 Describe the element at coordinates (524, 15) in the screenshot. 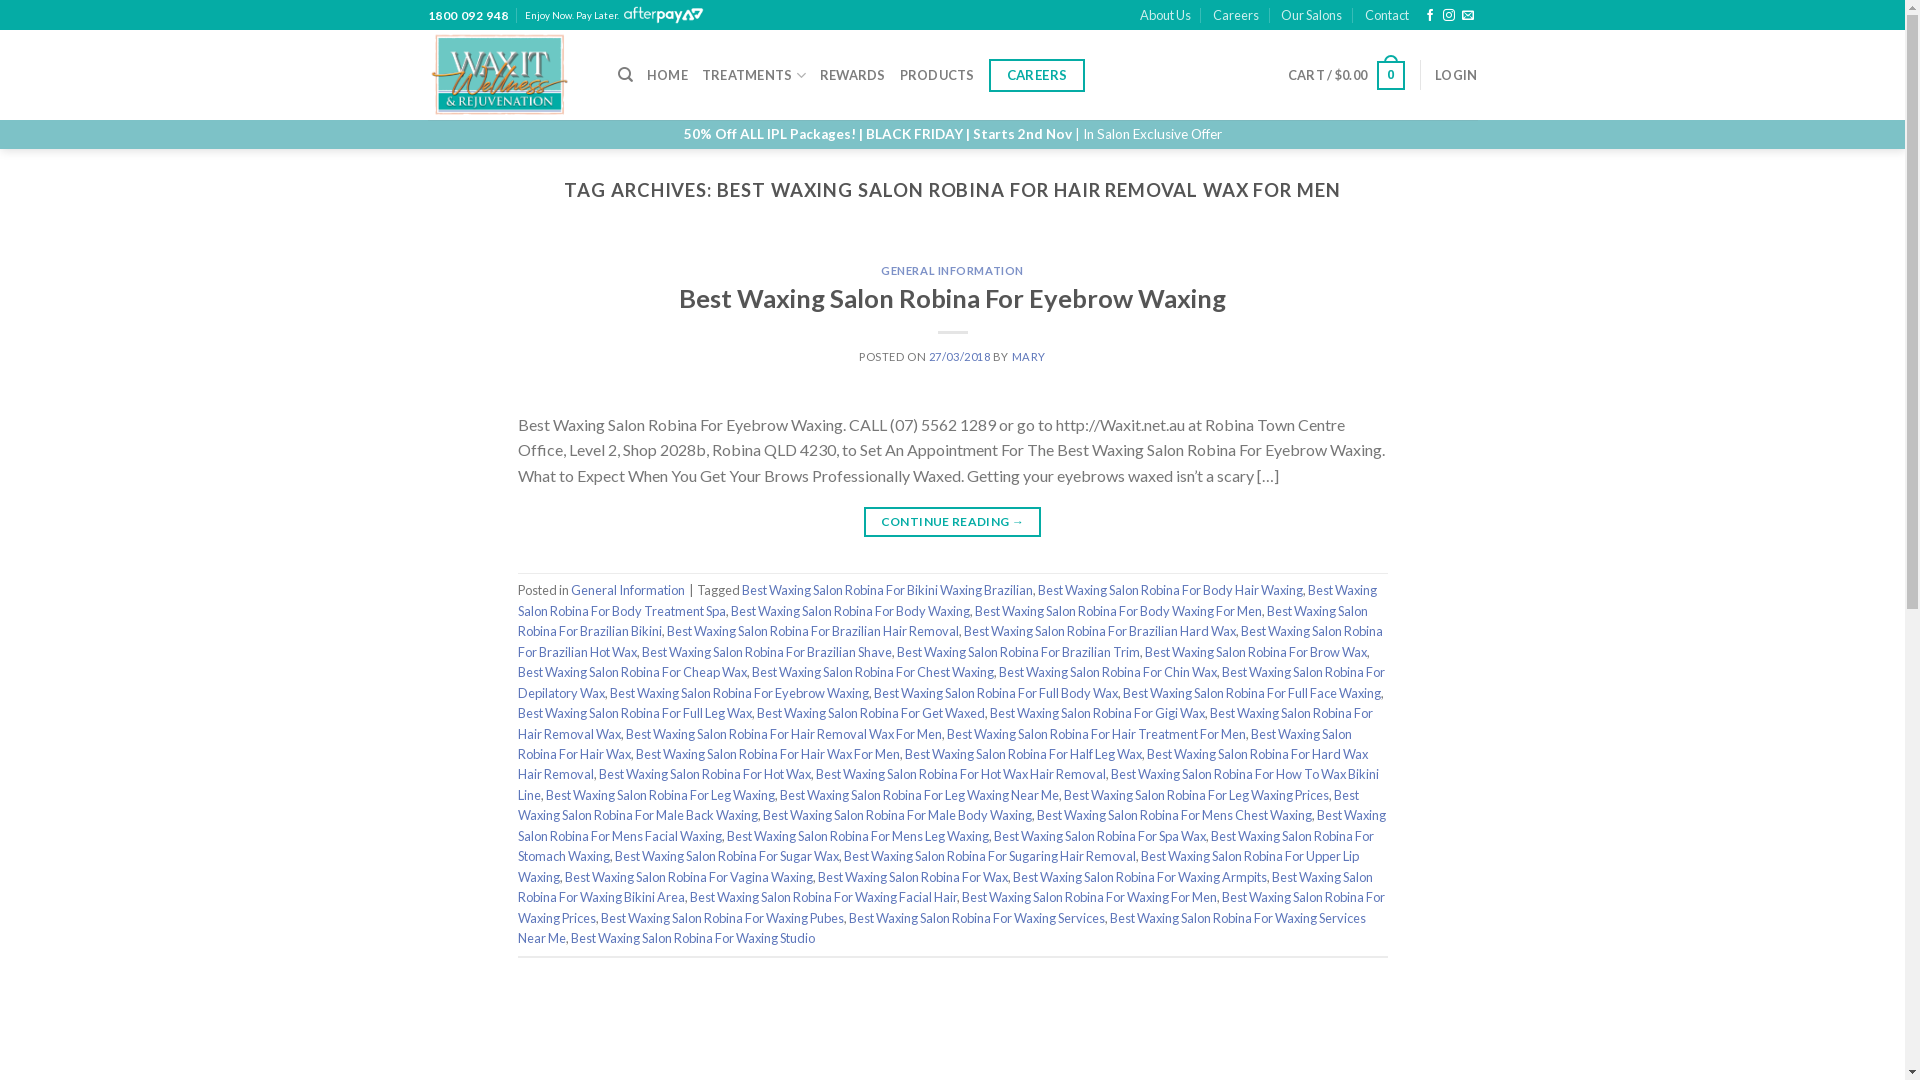

I see `'Enjoy Now. Pay Later.'` at that location.